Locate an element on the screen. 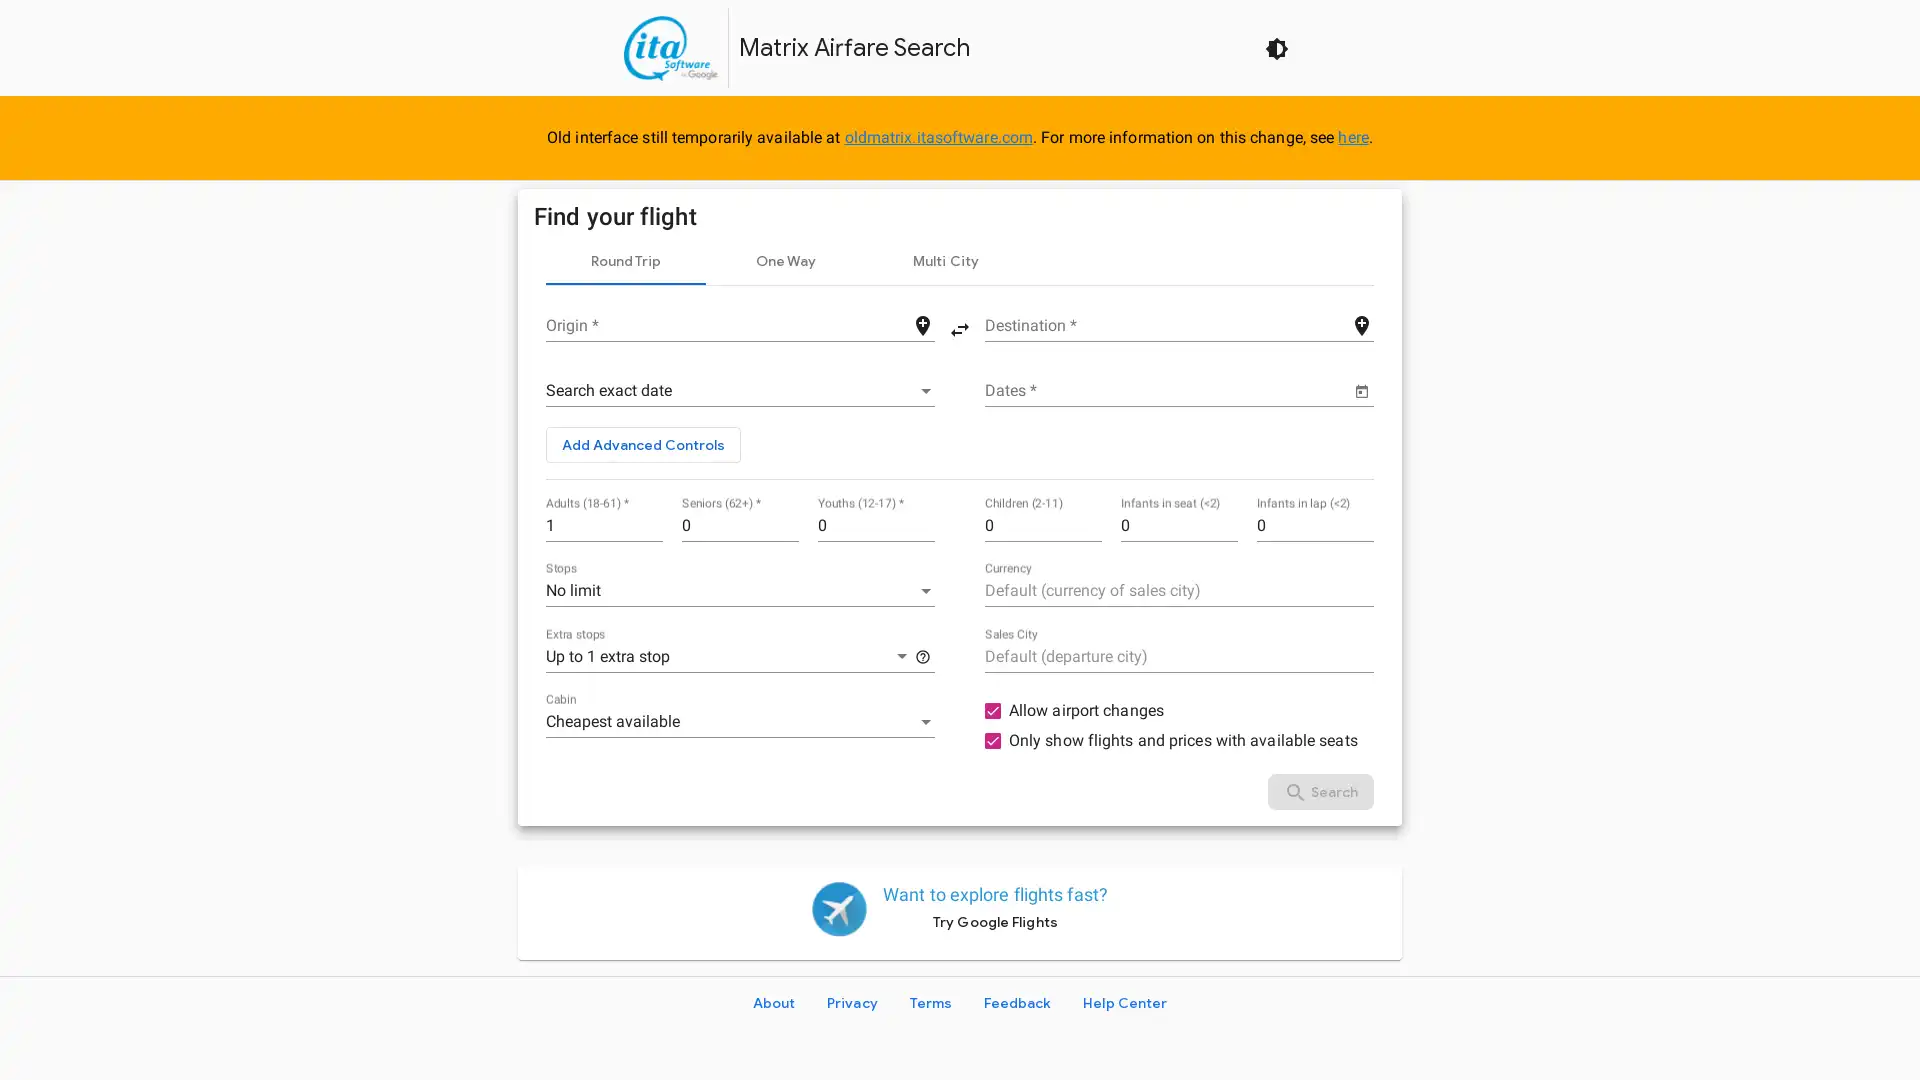 Image resolution: width=1920 pixels, height=1080 pixels. add location is located at coordinates (1361, 323).